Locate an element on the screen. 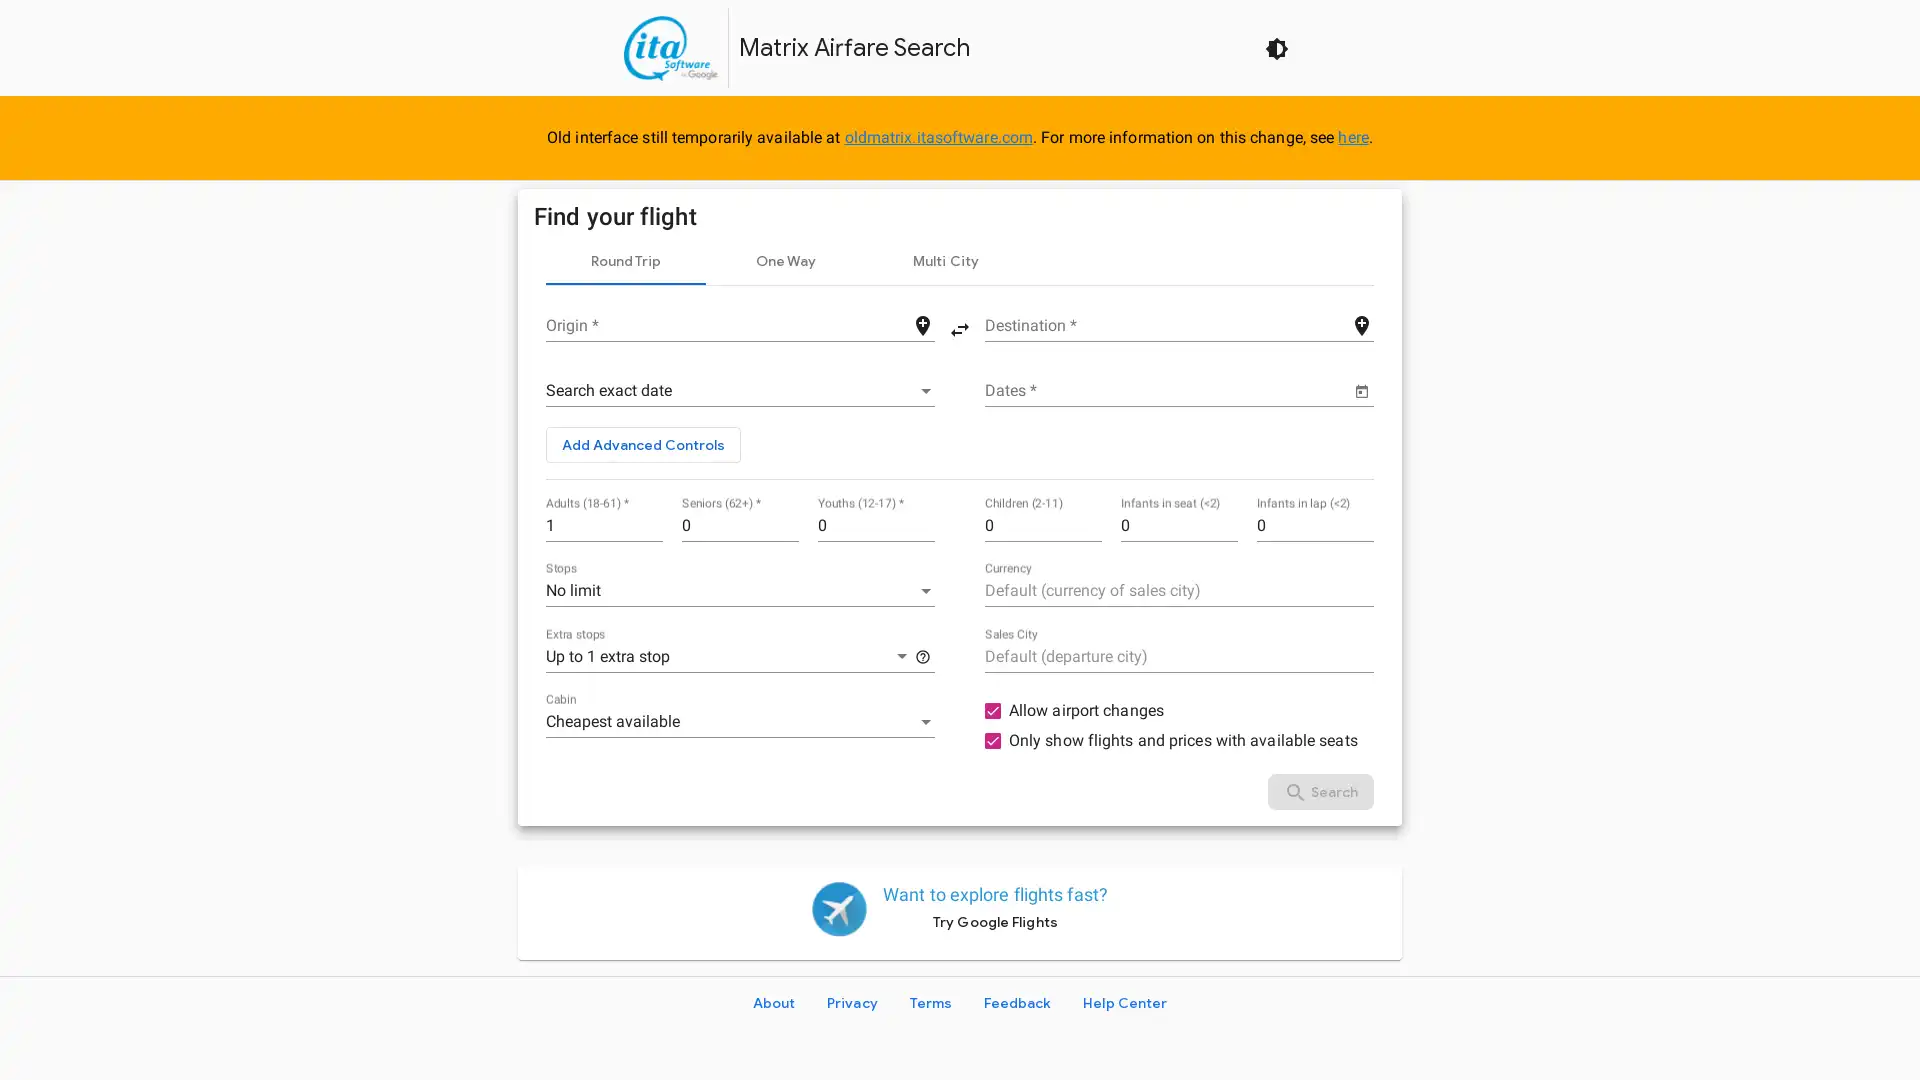 Image resolution: width=1920 pixels, height=1080 pixels. add location is located at coordinates (1361, 323).